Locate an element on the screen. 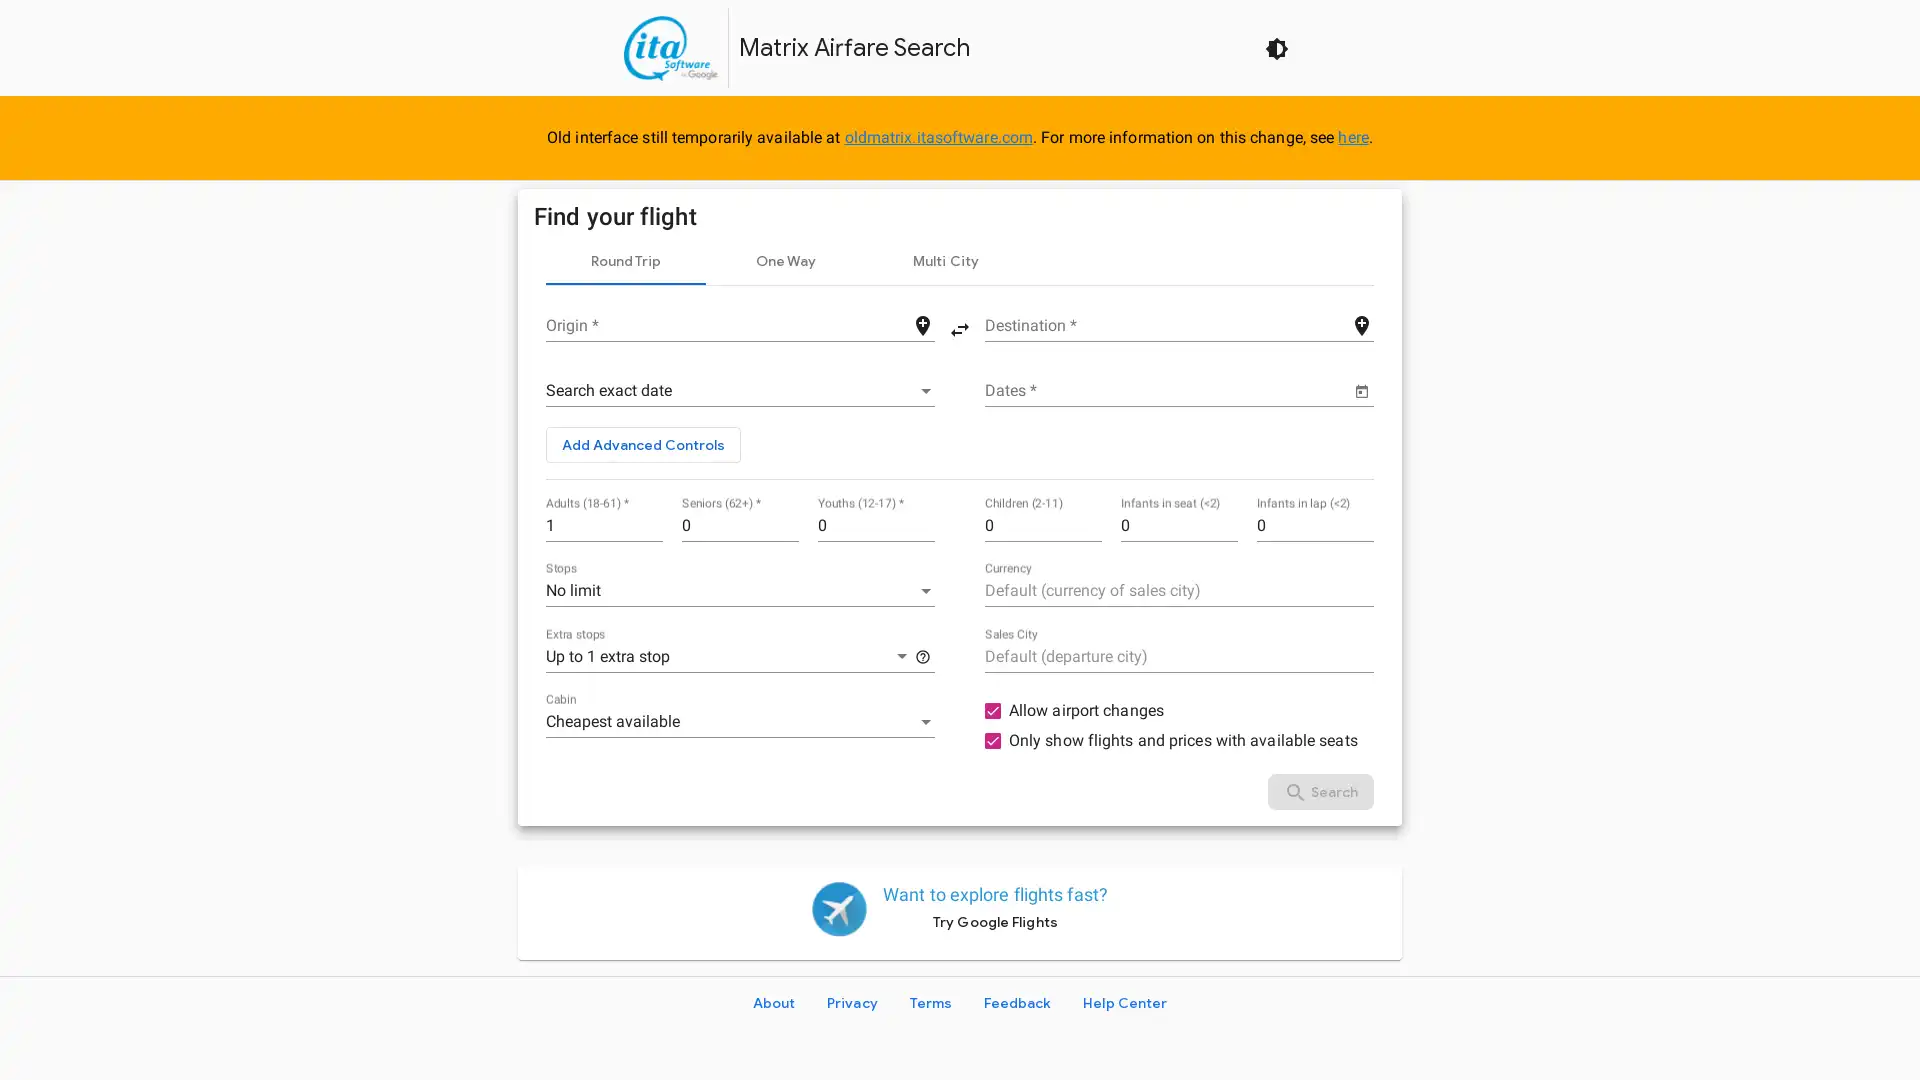 Image resolution: width=1920 pixels, height=1080 pixels. add location is located at coordinates (1361, 323).